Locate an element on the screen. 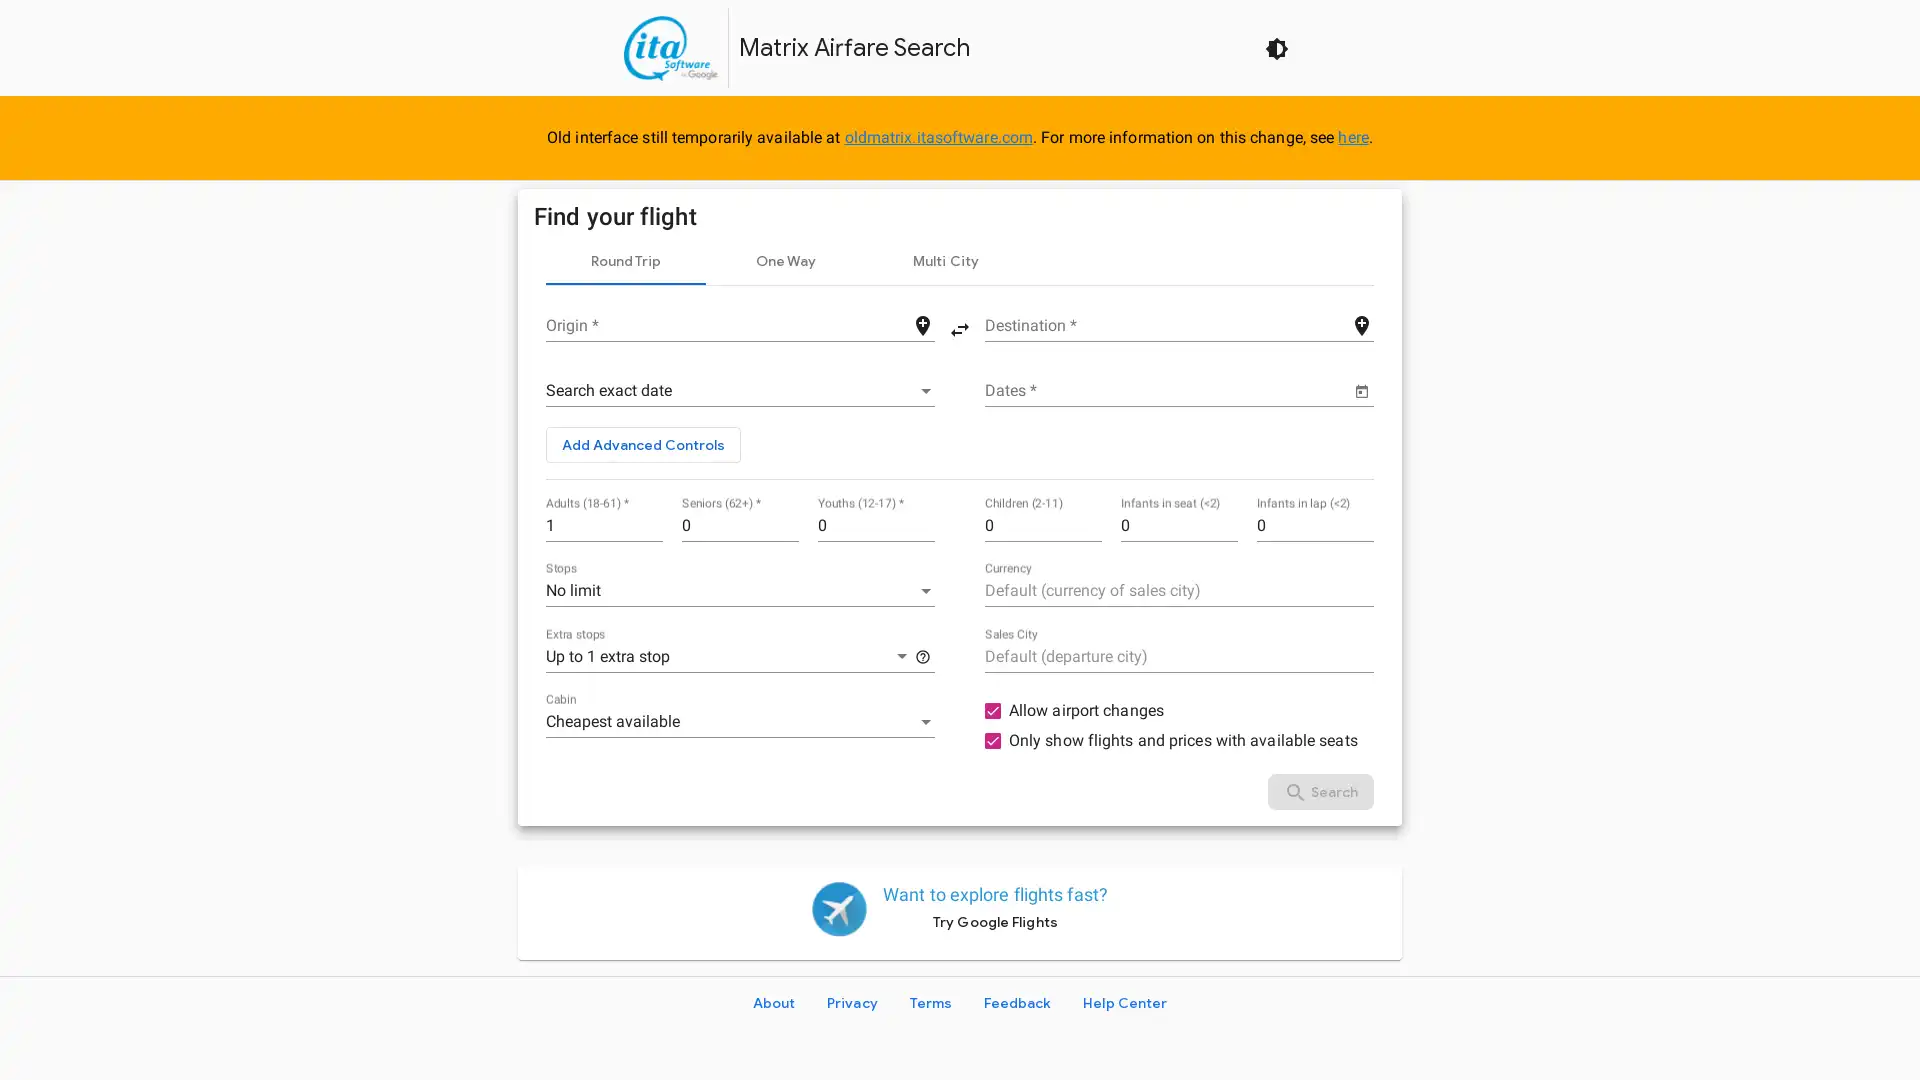 Image resolution: width=1920 pixels, height=1080 pixels. add location is located at coordinates (1361, 323).